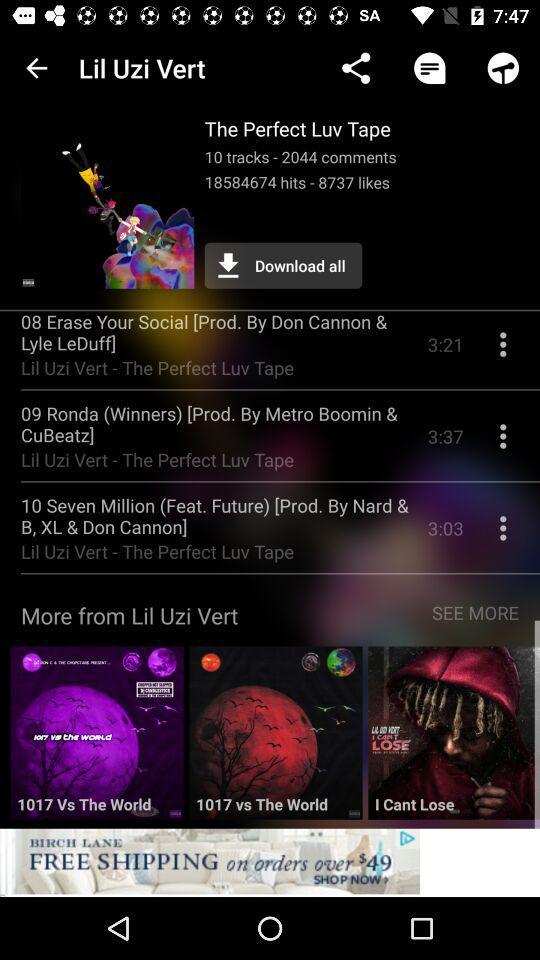  Describe the element at coordinates (502, 444) in the screenshot. I see `menu options` at that location.